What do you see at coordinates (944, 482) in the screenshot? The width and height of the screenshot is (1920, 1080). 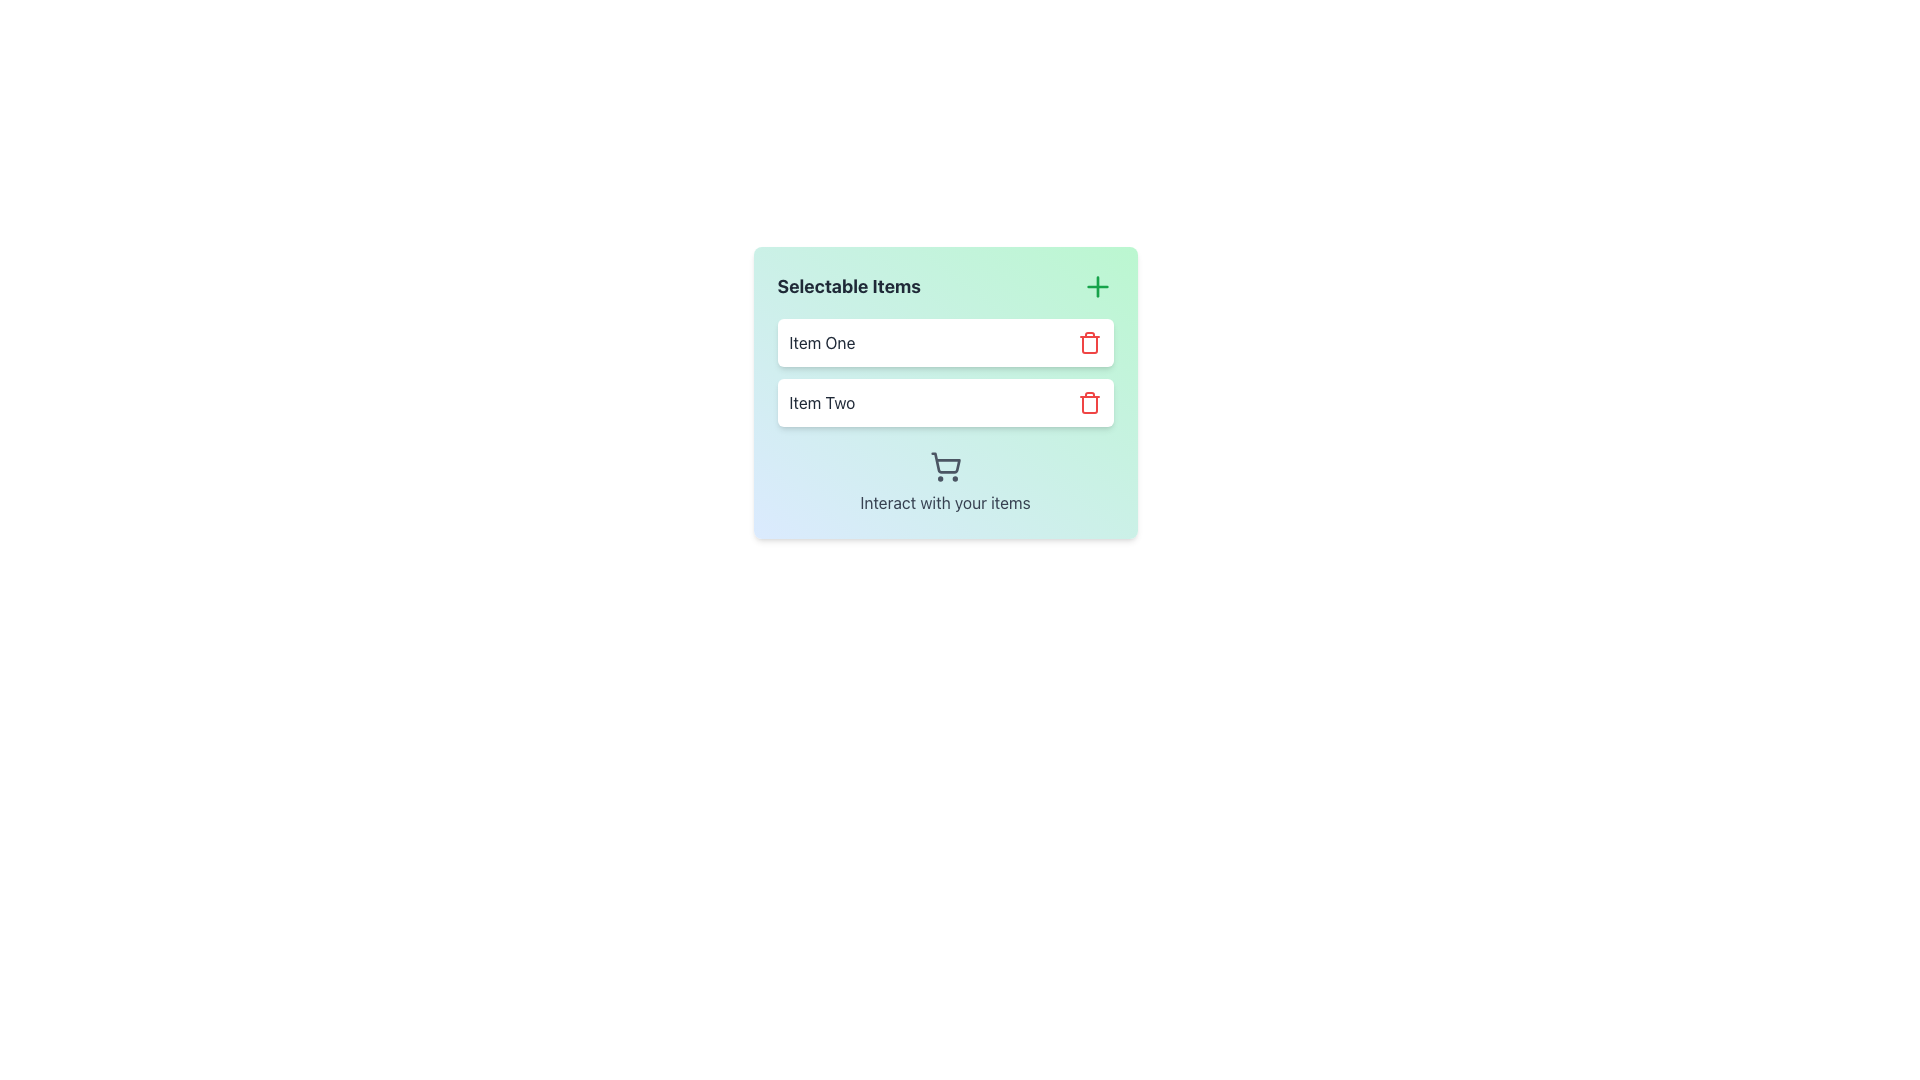 I see `the informational and interactive section located at the bottom of the centered card layout, right below 'Item One' and 'Item Two'` at bounding box center [944, 482].